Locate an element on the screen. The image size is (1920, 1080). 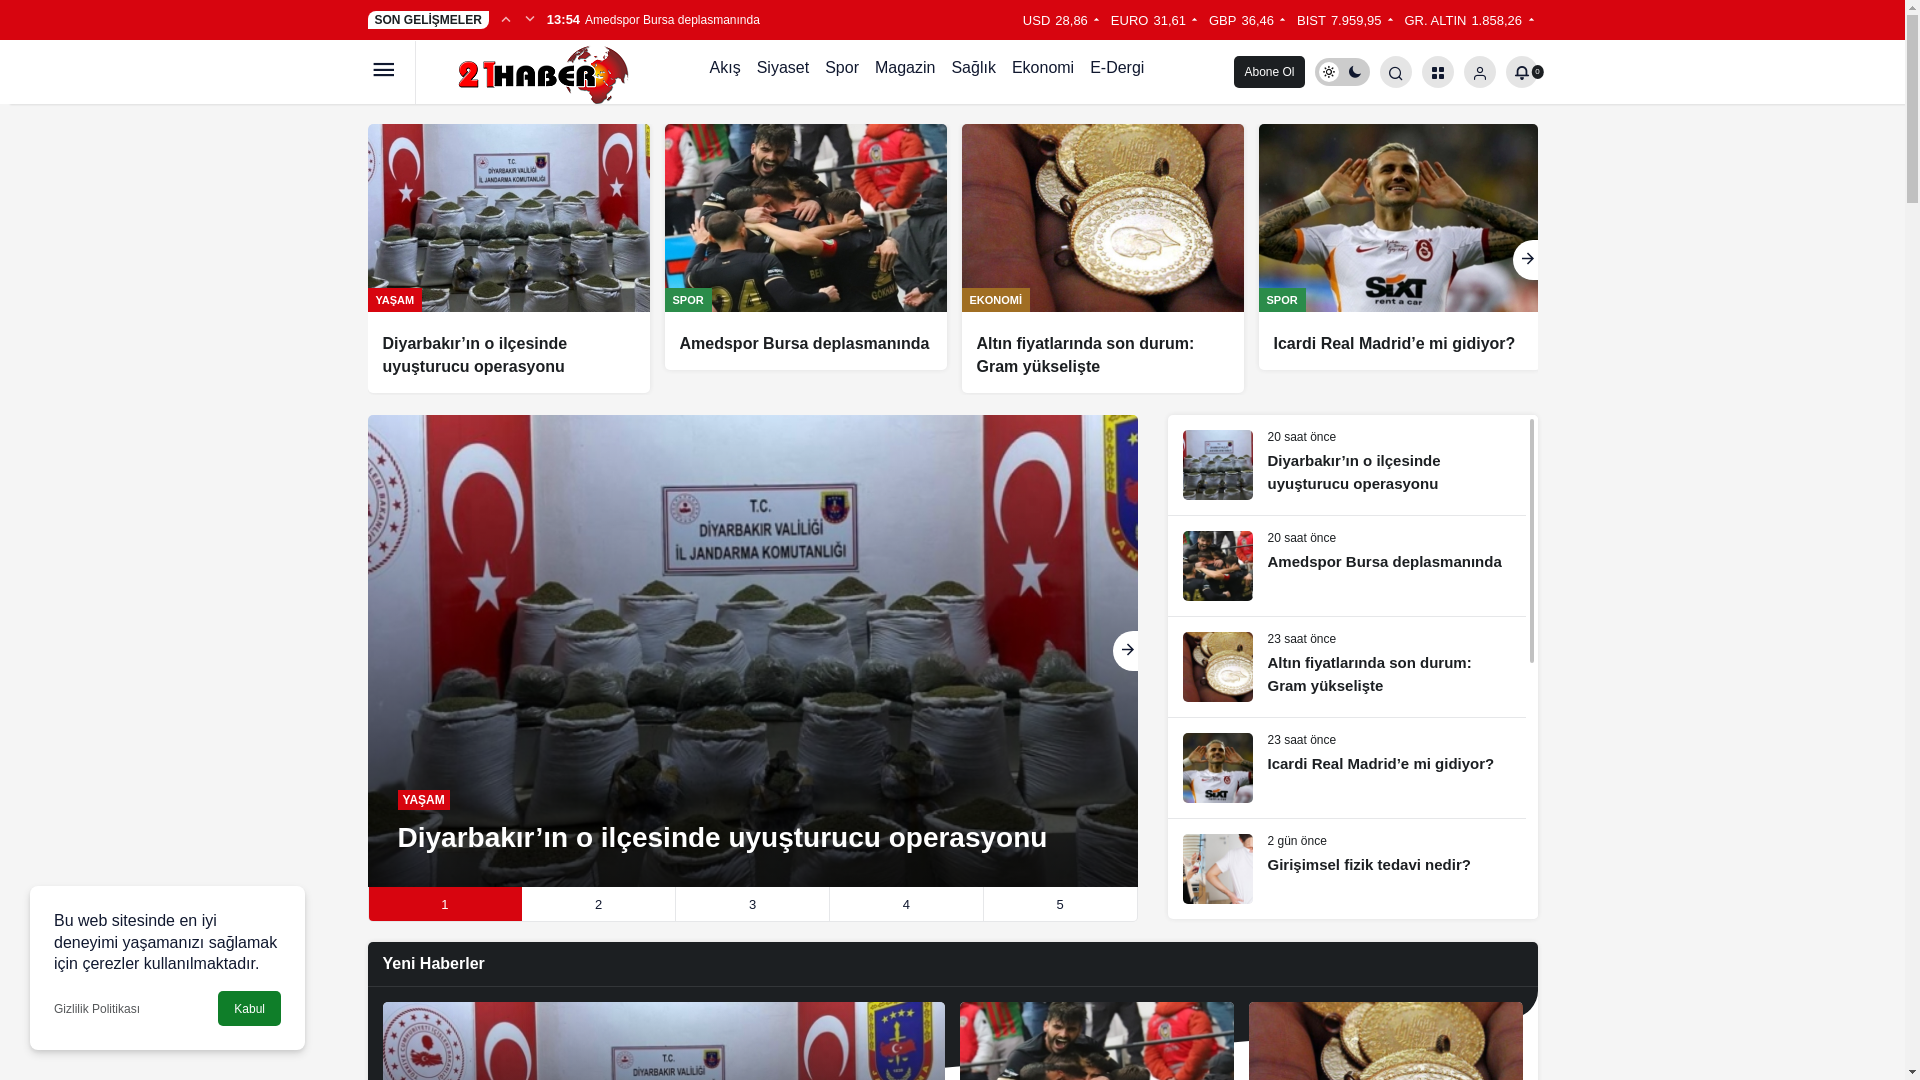
'21Haber' is located at coordinates (529, 69).